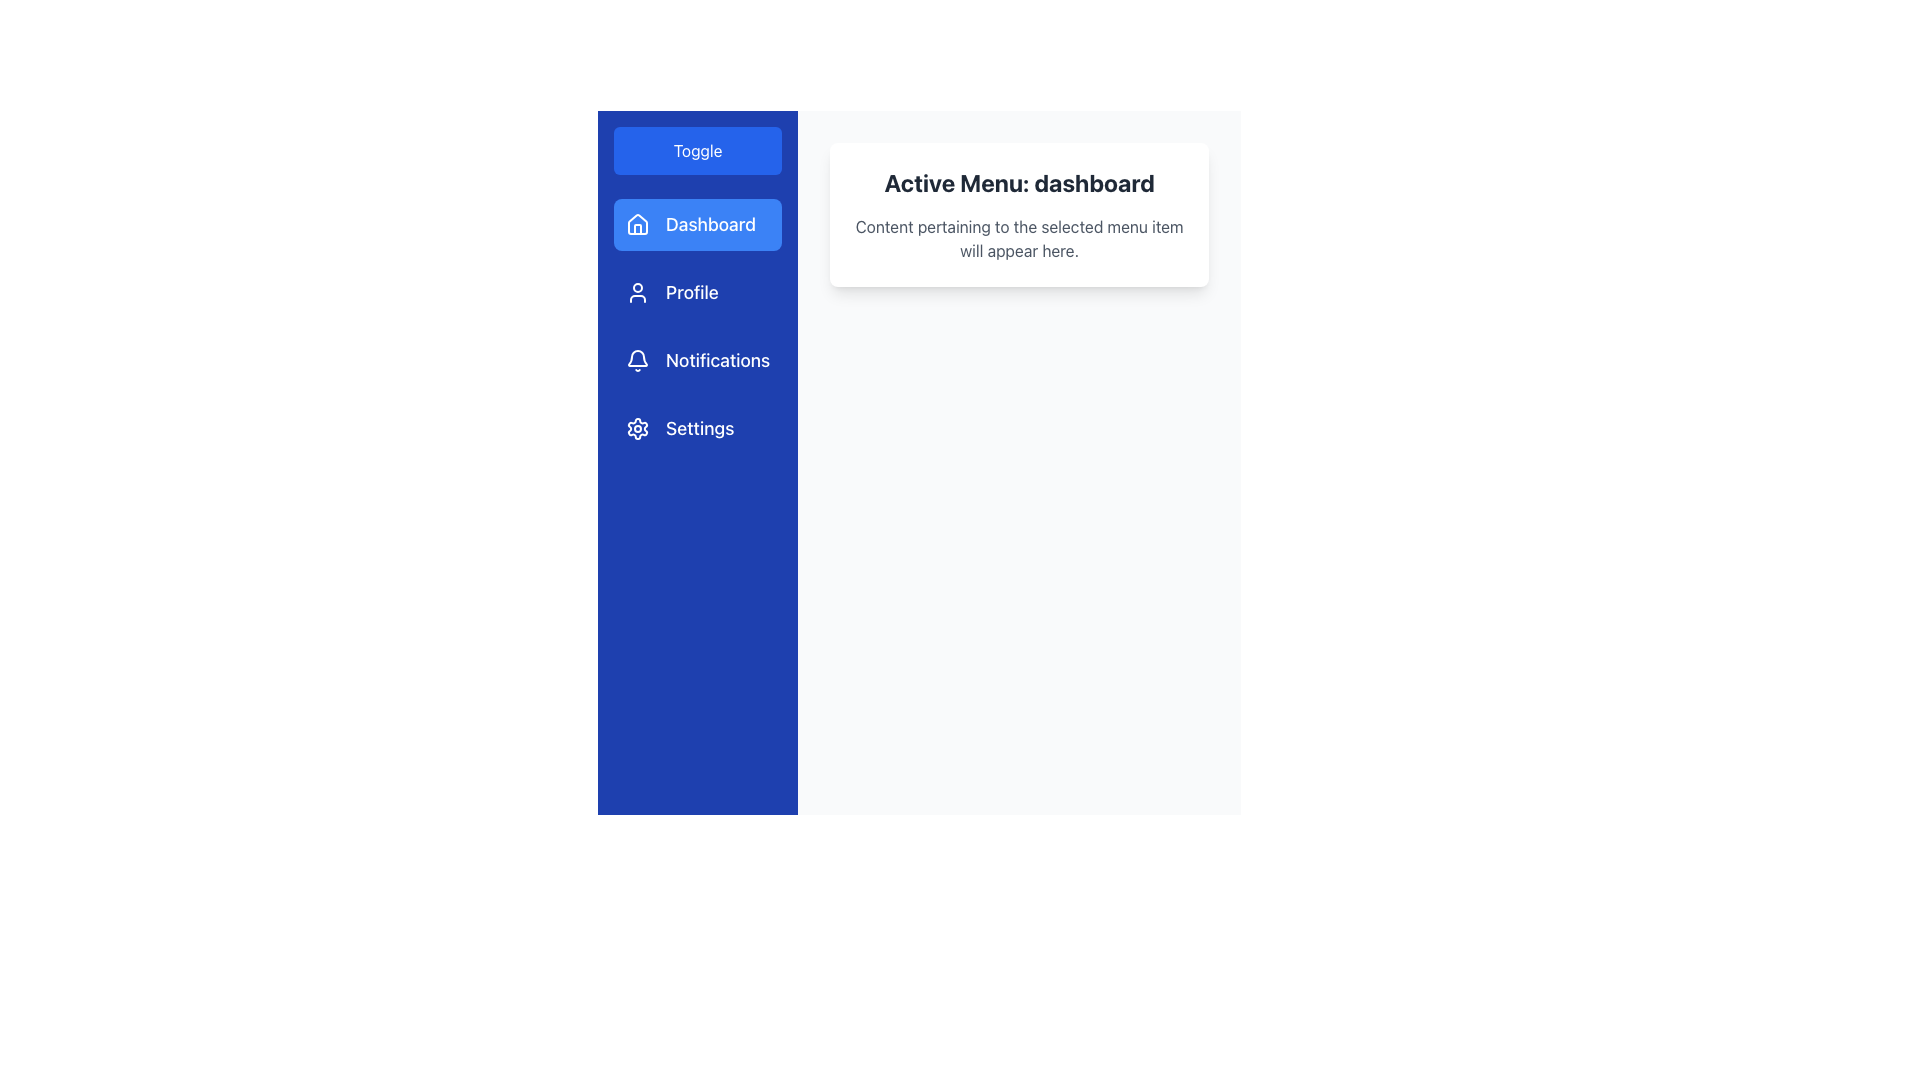  Describe the element at coordinates (697, 224) in the screenshot. I see `the 'Dashboard' button with a blue background and white text, which is the first item in the vertical menu on the left sidebar` at that location.